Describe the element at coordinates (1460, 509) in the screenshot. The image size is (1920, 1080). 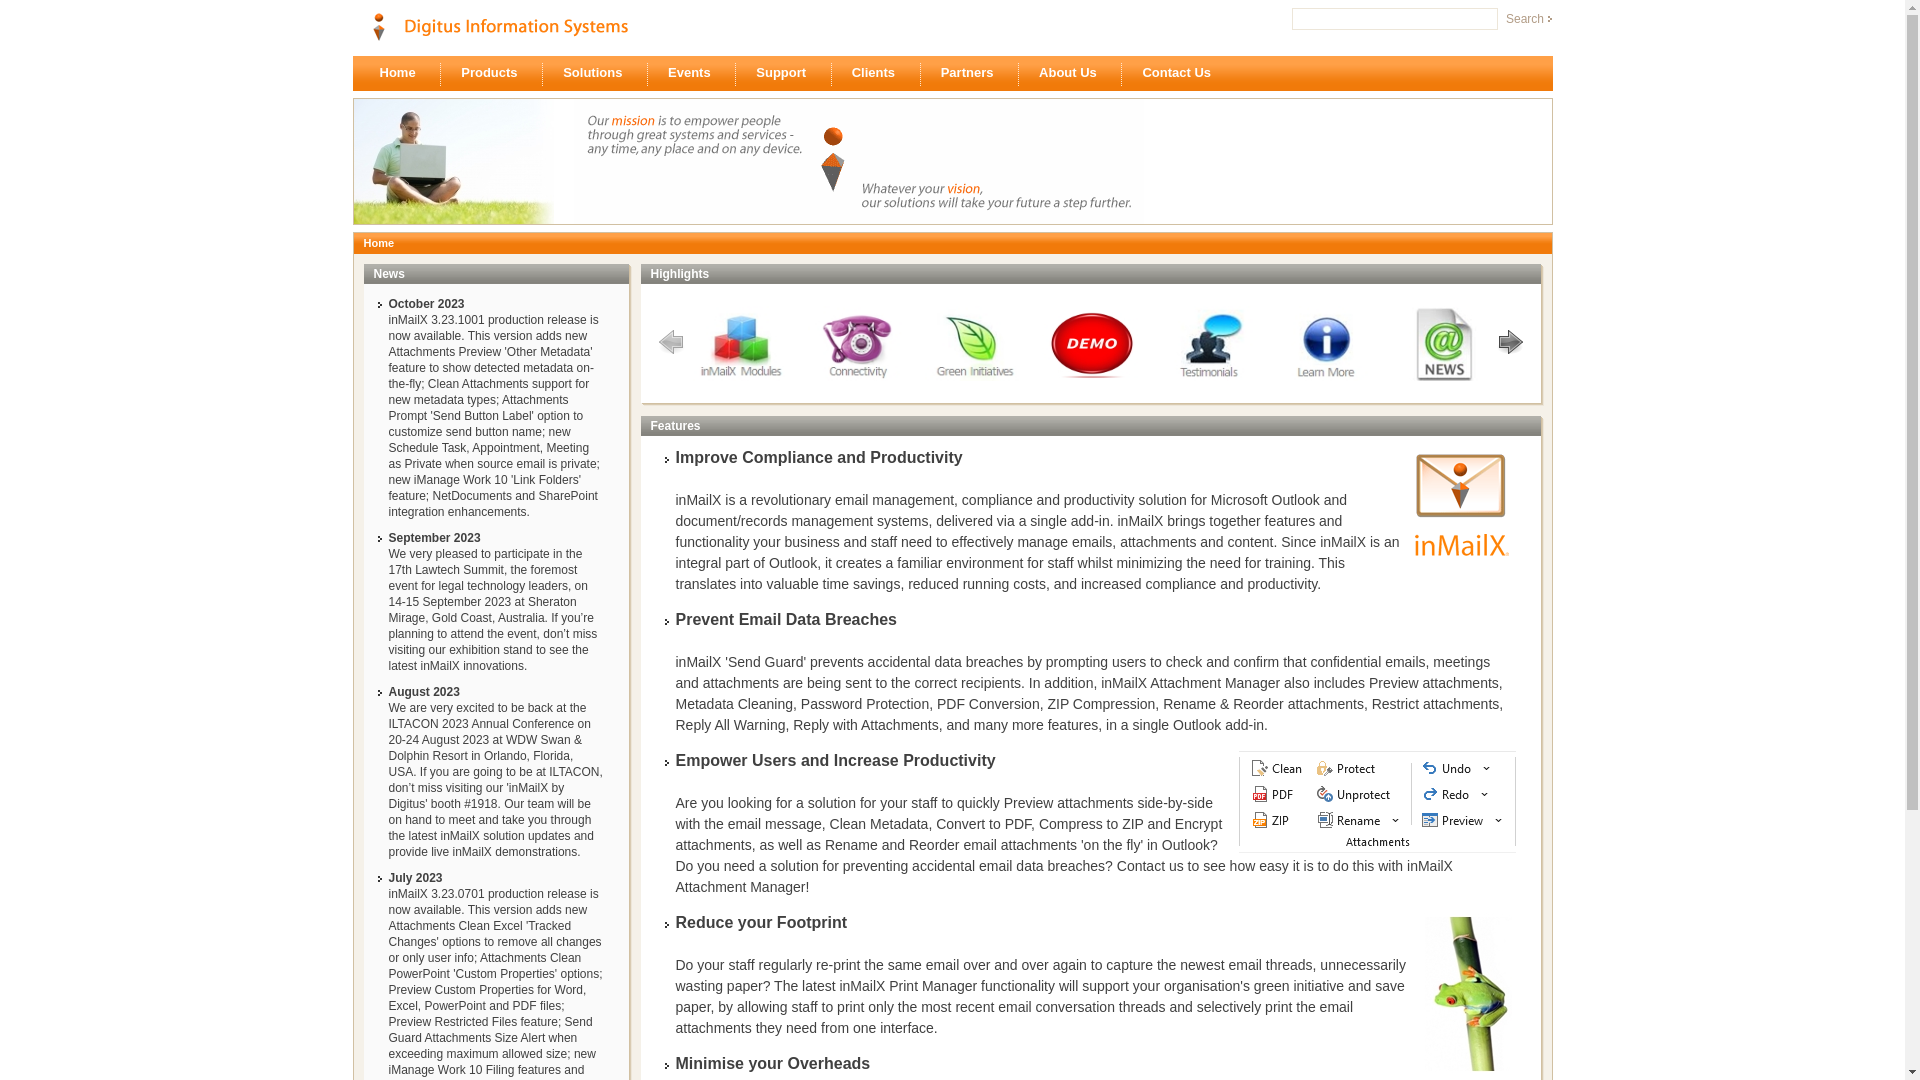
I see `'inMailX'` at that location.